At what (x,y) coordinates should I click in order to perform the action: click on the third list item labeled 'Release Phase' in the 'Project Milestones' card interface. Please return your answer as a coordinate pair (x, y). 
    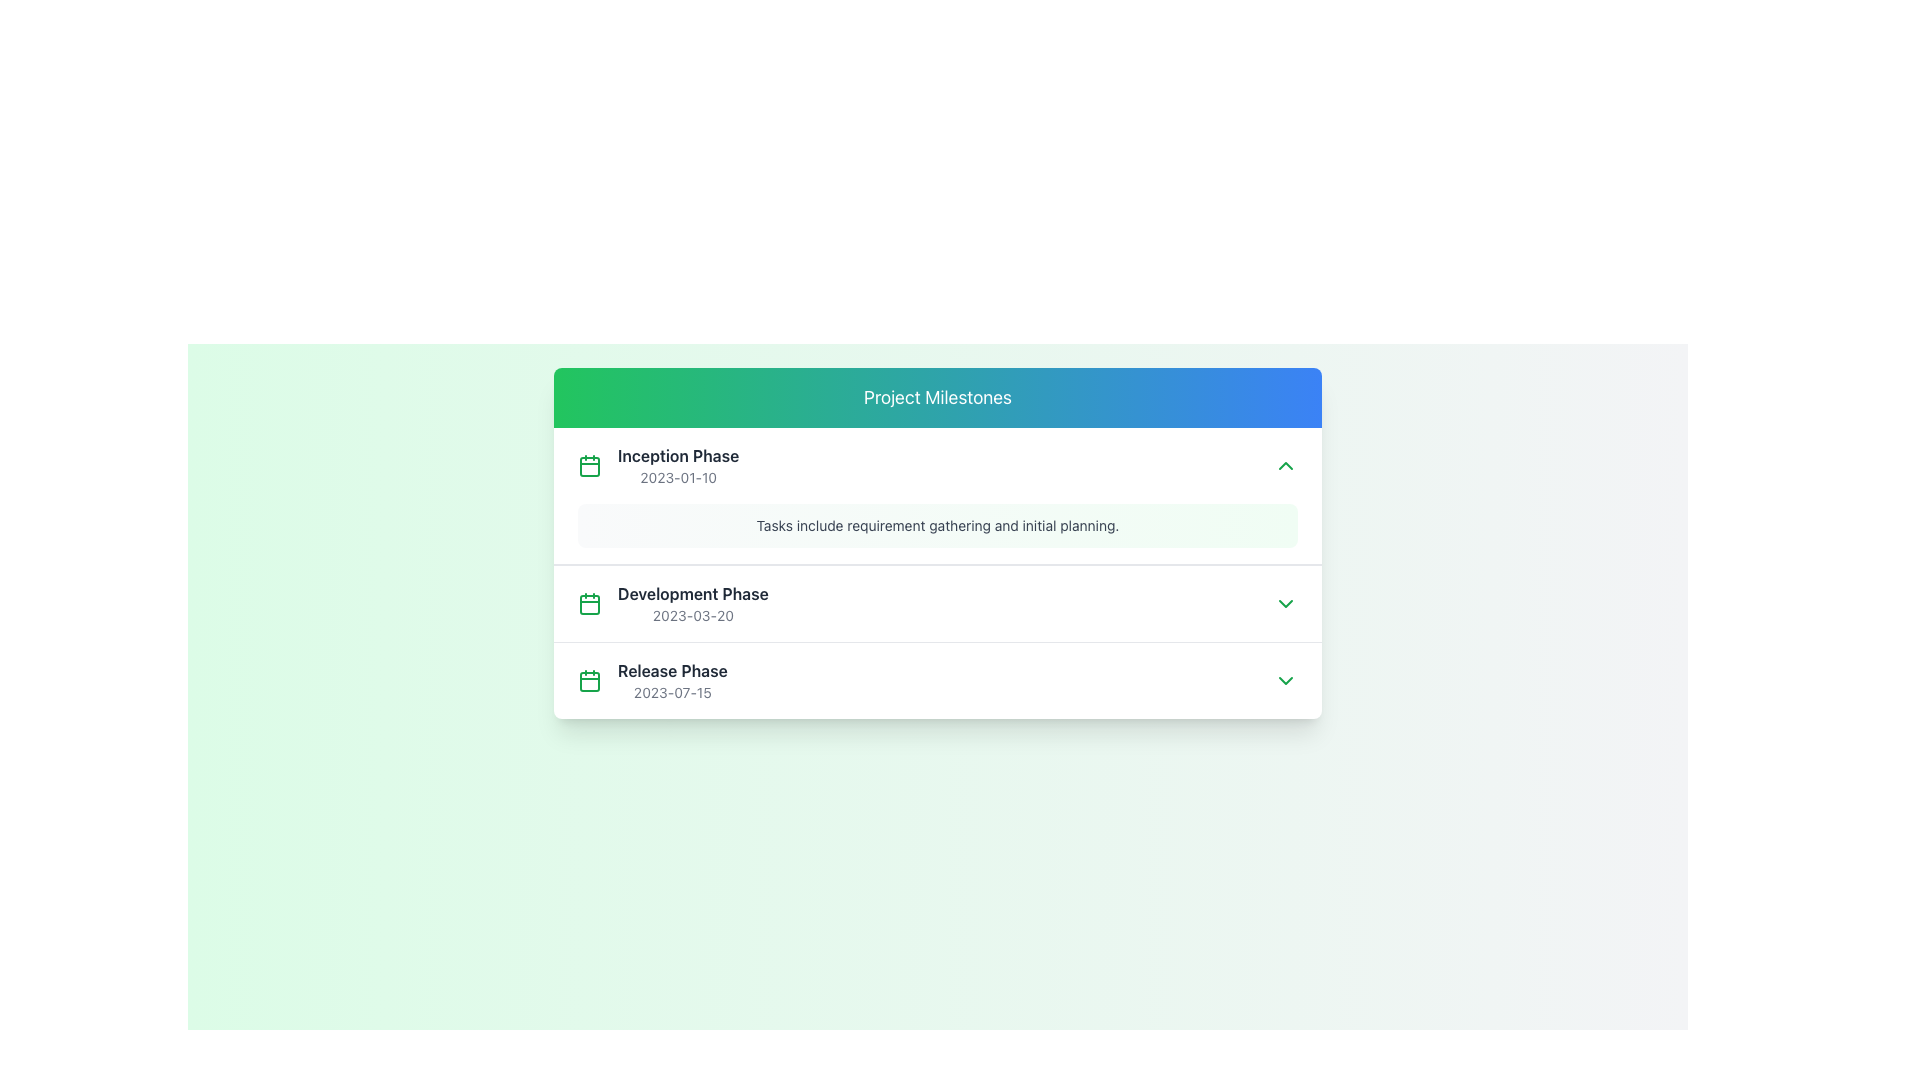
    Looking at the image, I should click on (936, 678).